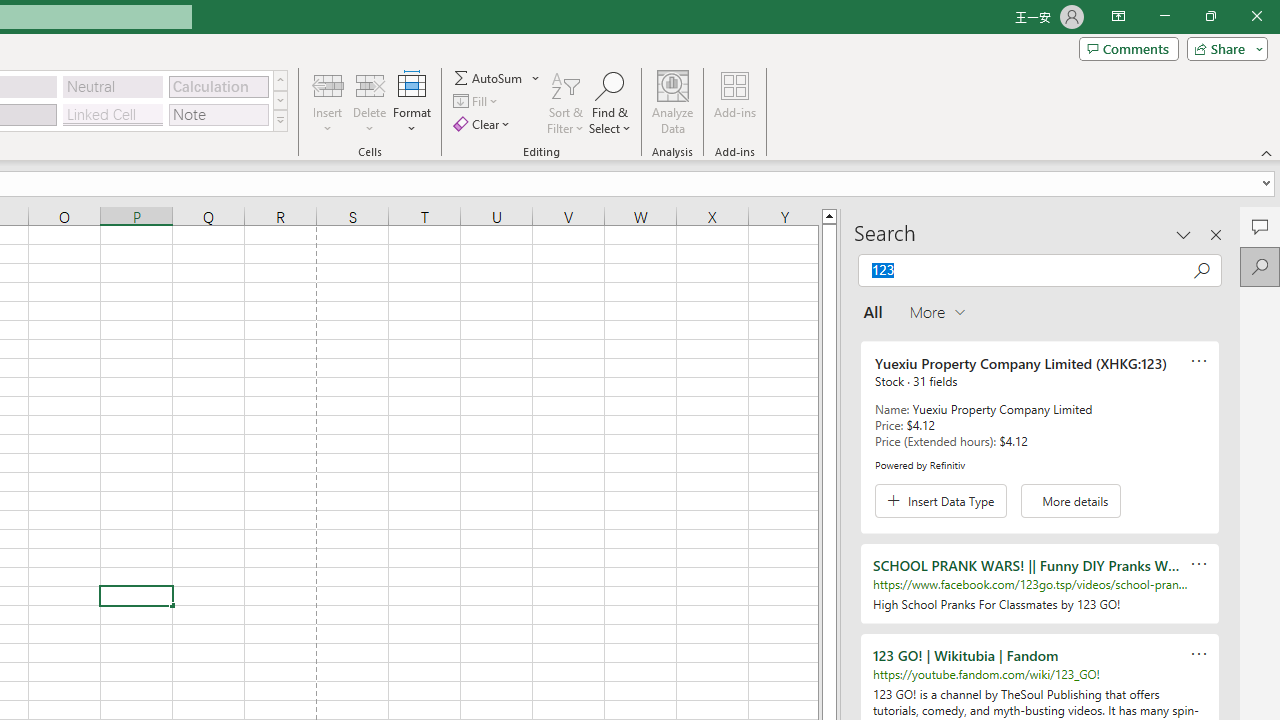 This screenshot has height=720, width=1280. What do you see at coordinates (112, 85) in the screenshot?
I see `'Neutral'` at bounding box center [112, 85].